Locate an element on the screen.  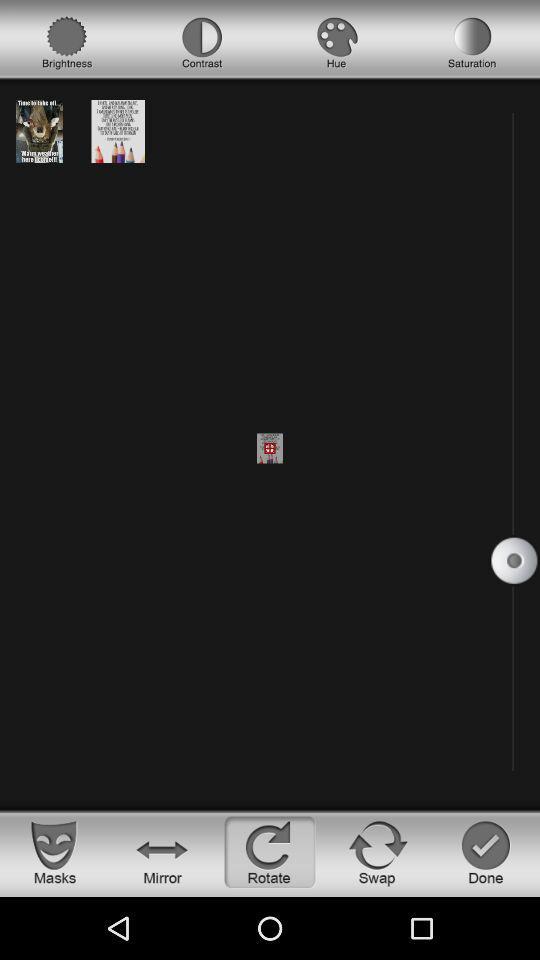
new image is located at coordinates (118, 130).